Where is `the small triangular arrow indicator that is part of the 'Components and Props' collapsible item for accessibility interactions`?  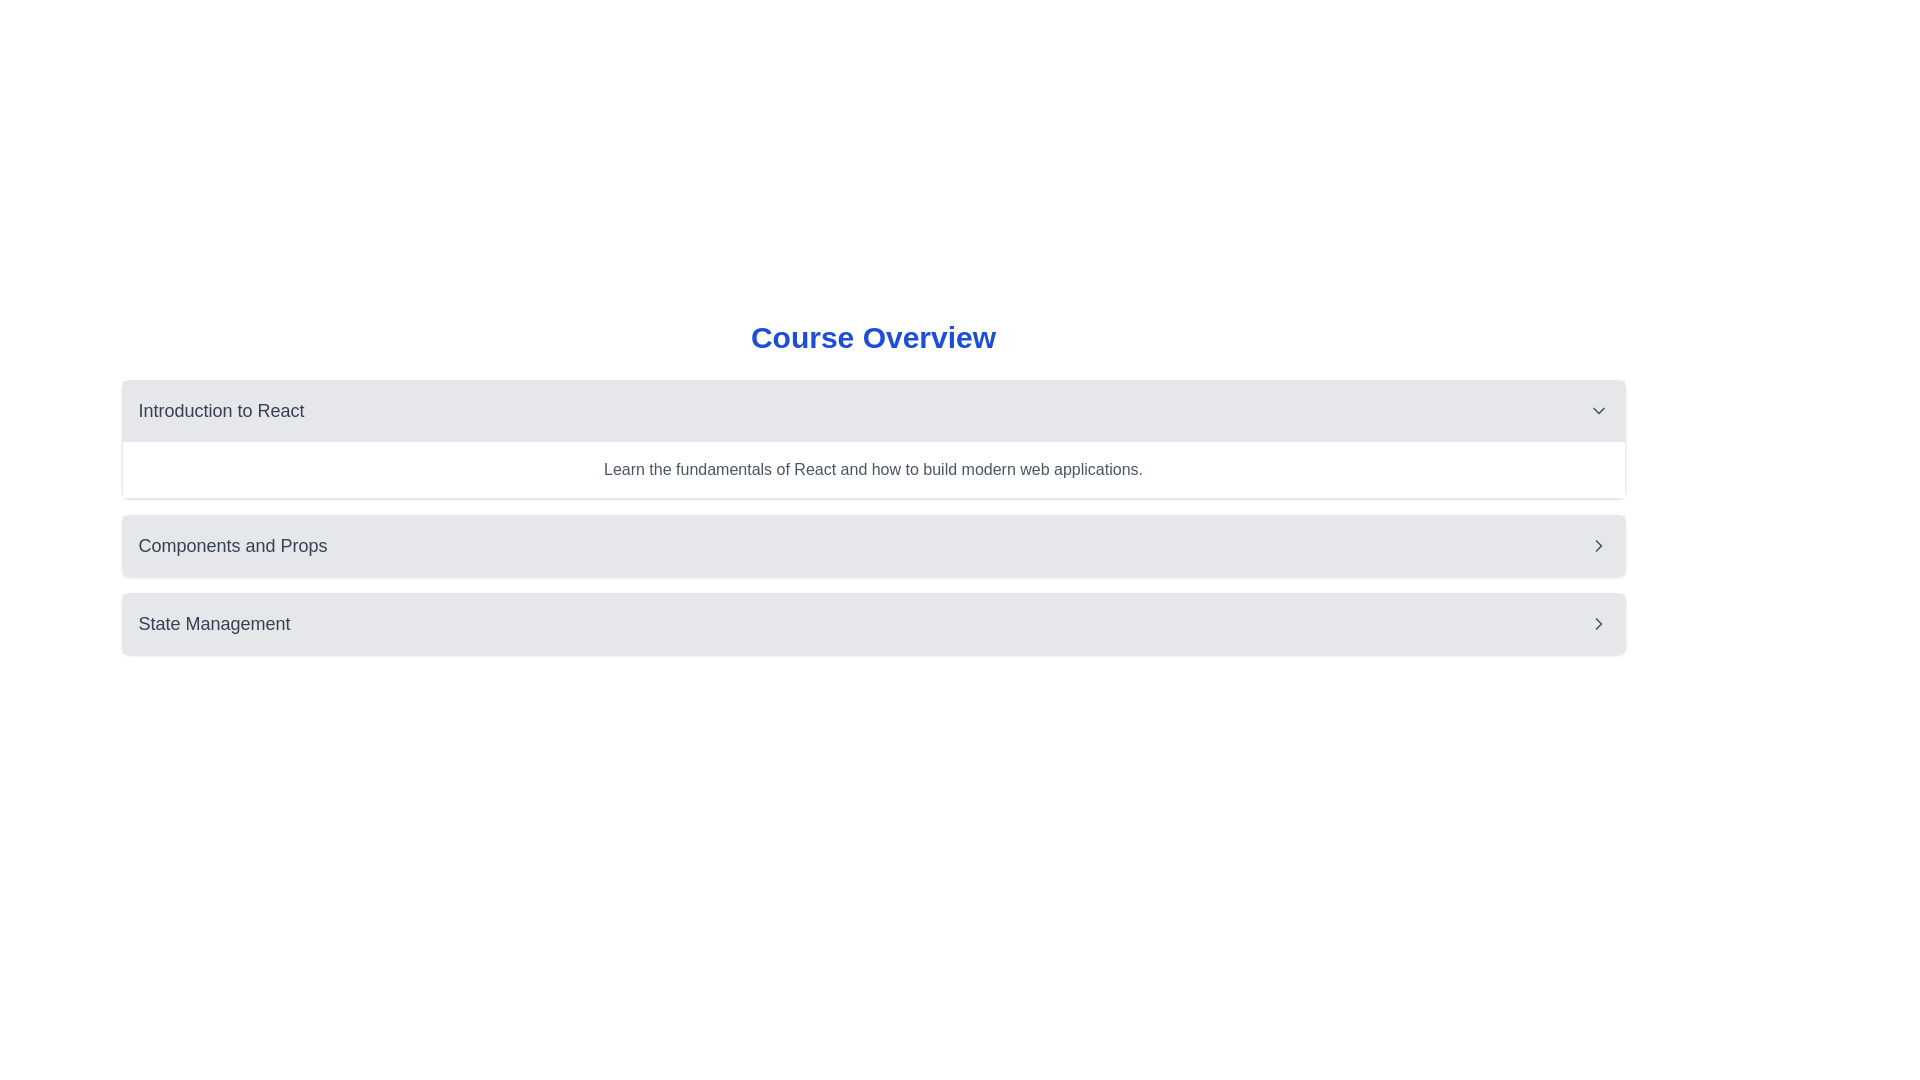
the small triangular arrow indicator that is part of the 'Components and Props' collapsible item for accessibility interactions is located at coordinates (1597, 546).